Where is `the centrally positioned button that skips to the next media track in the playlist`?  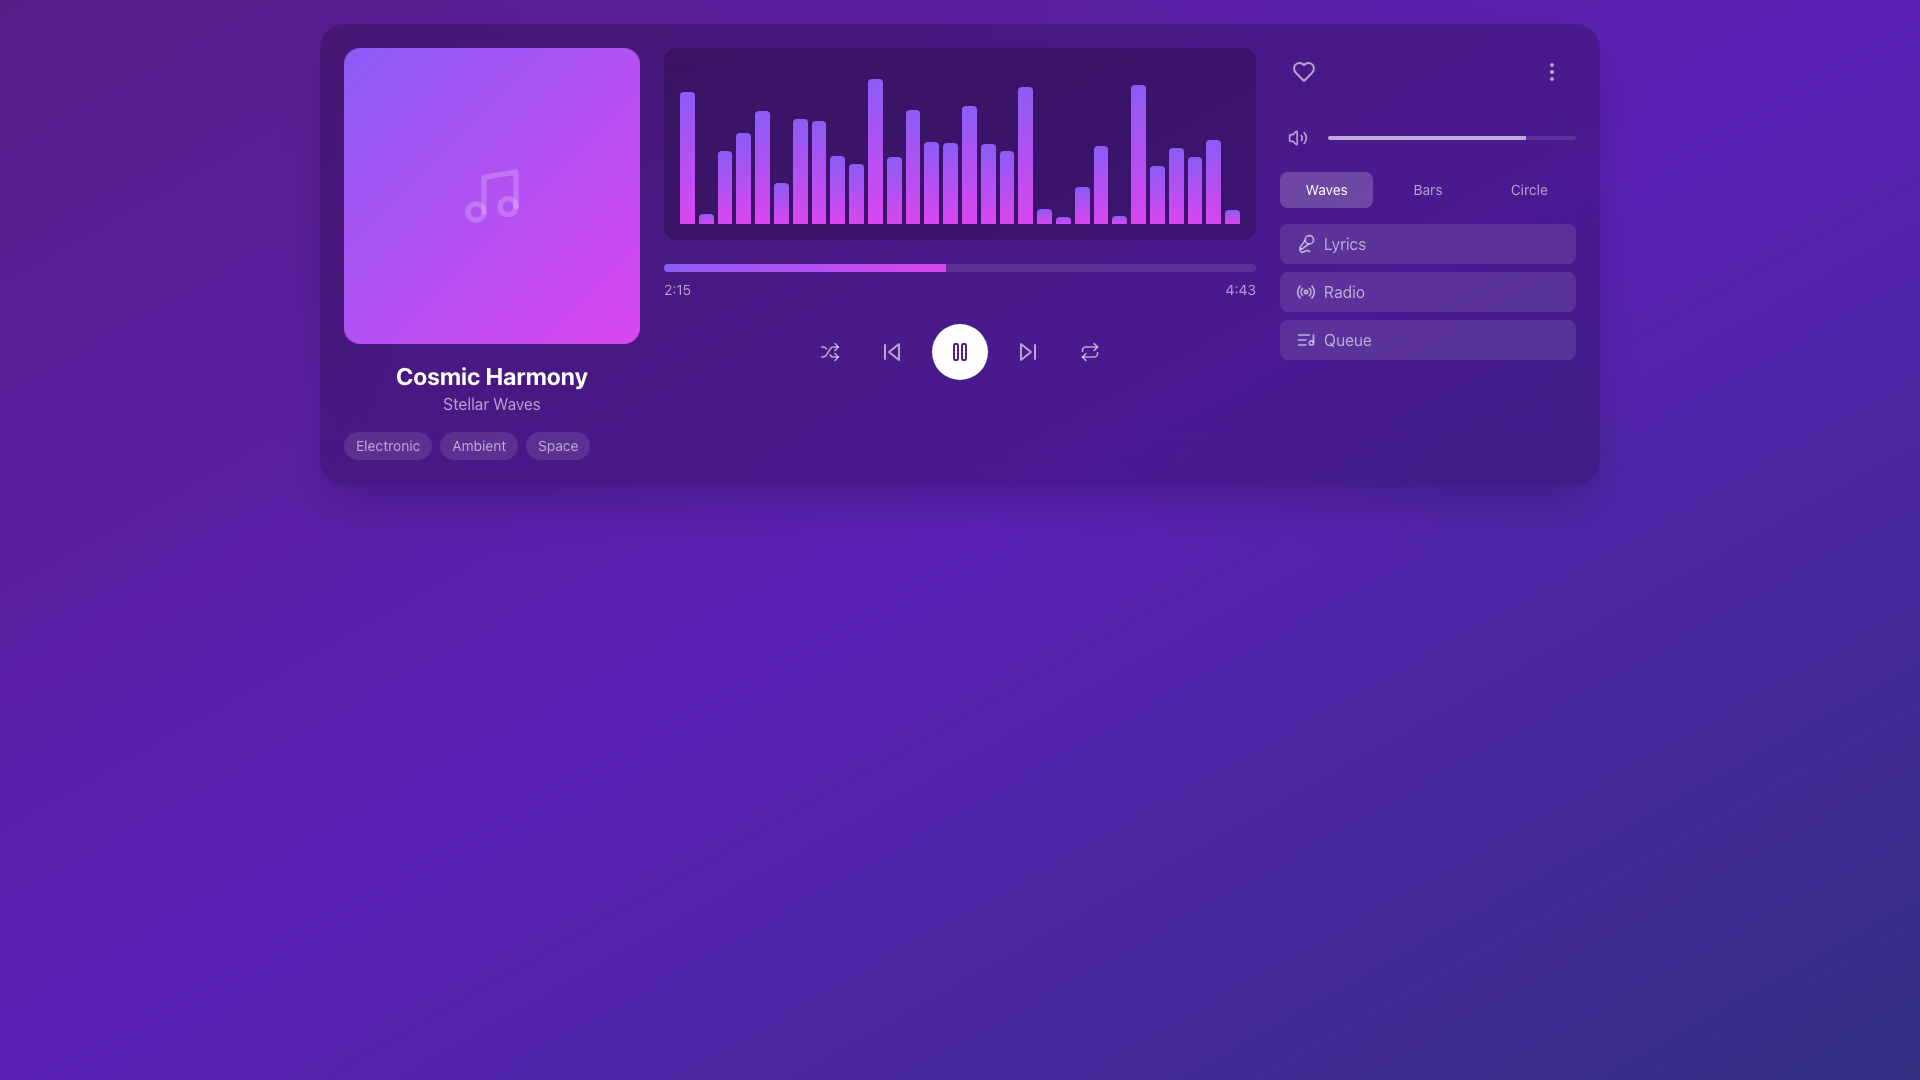 the centrally positioned button that skips to the next media track in the playlist is located at coordinates (1027, 350).